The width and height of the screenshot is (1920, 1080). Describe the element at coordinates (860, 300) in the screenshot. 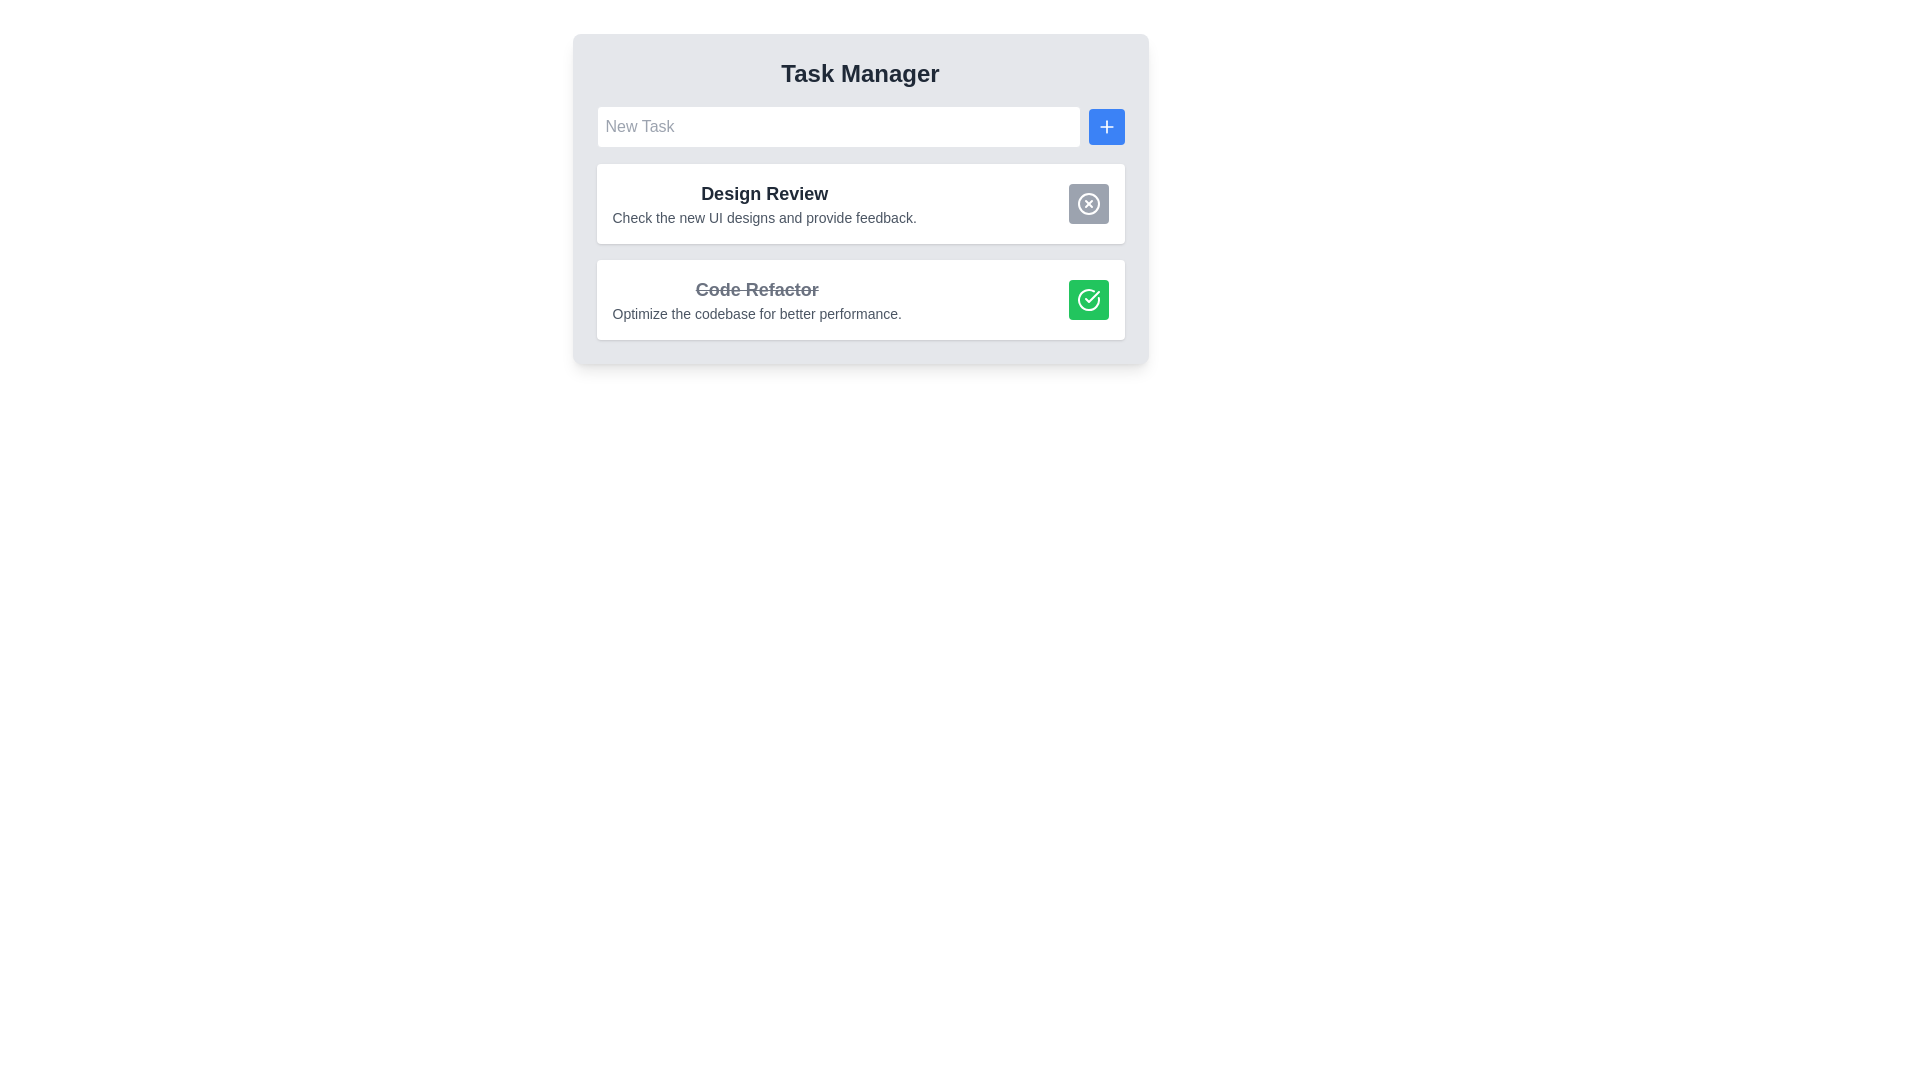

I see `the actionable button of the task item in the task manager interface to mark the task as done` at that location.